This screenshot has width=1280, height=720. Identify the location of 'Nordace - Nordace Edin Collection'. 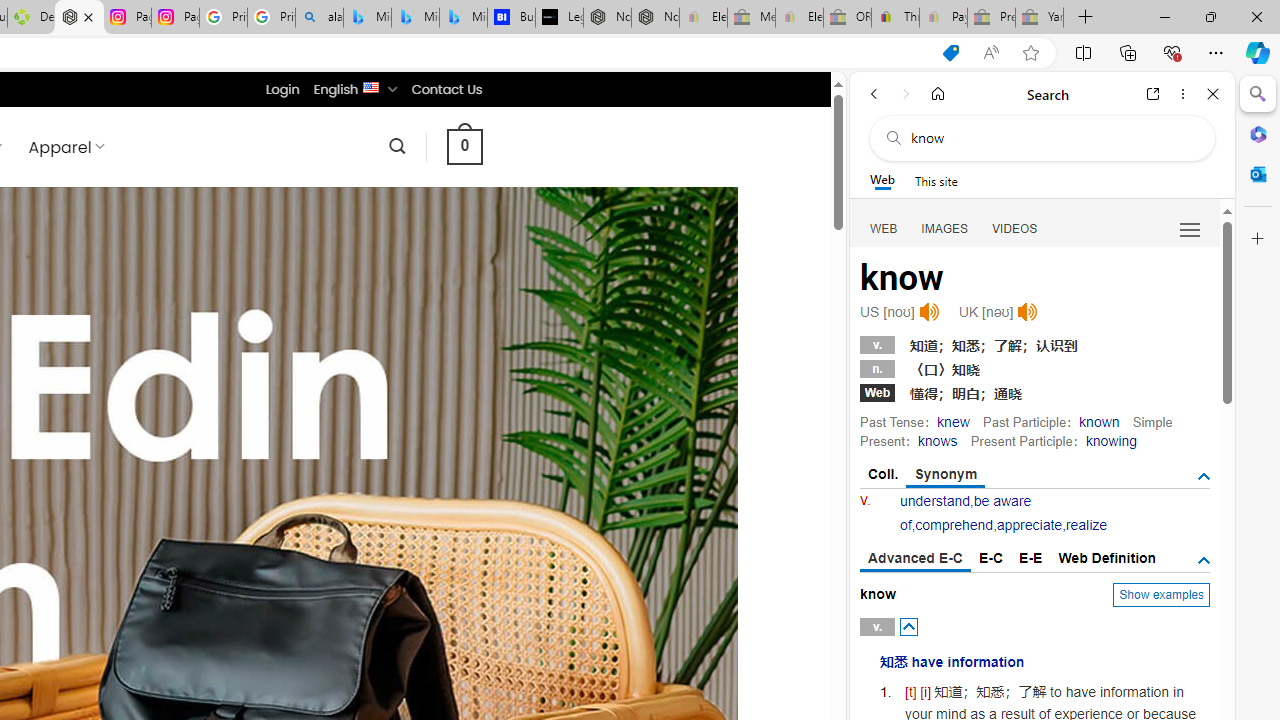
(80, 17).